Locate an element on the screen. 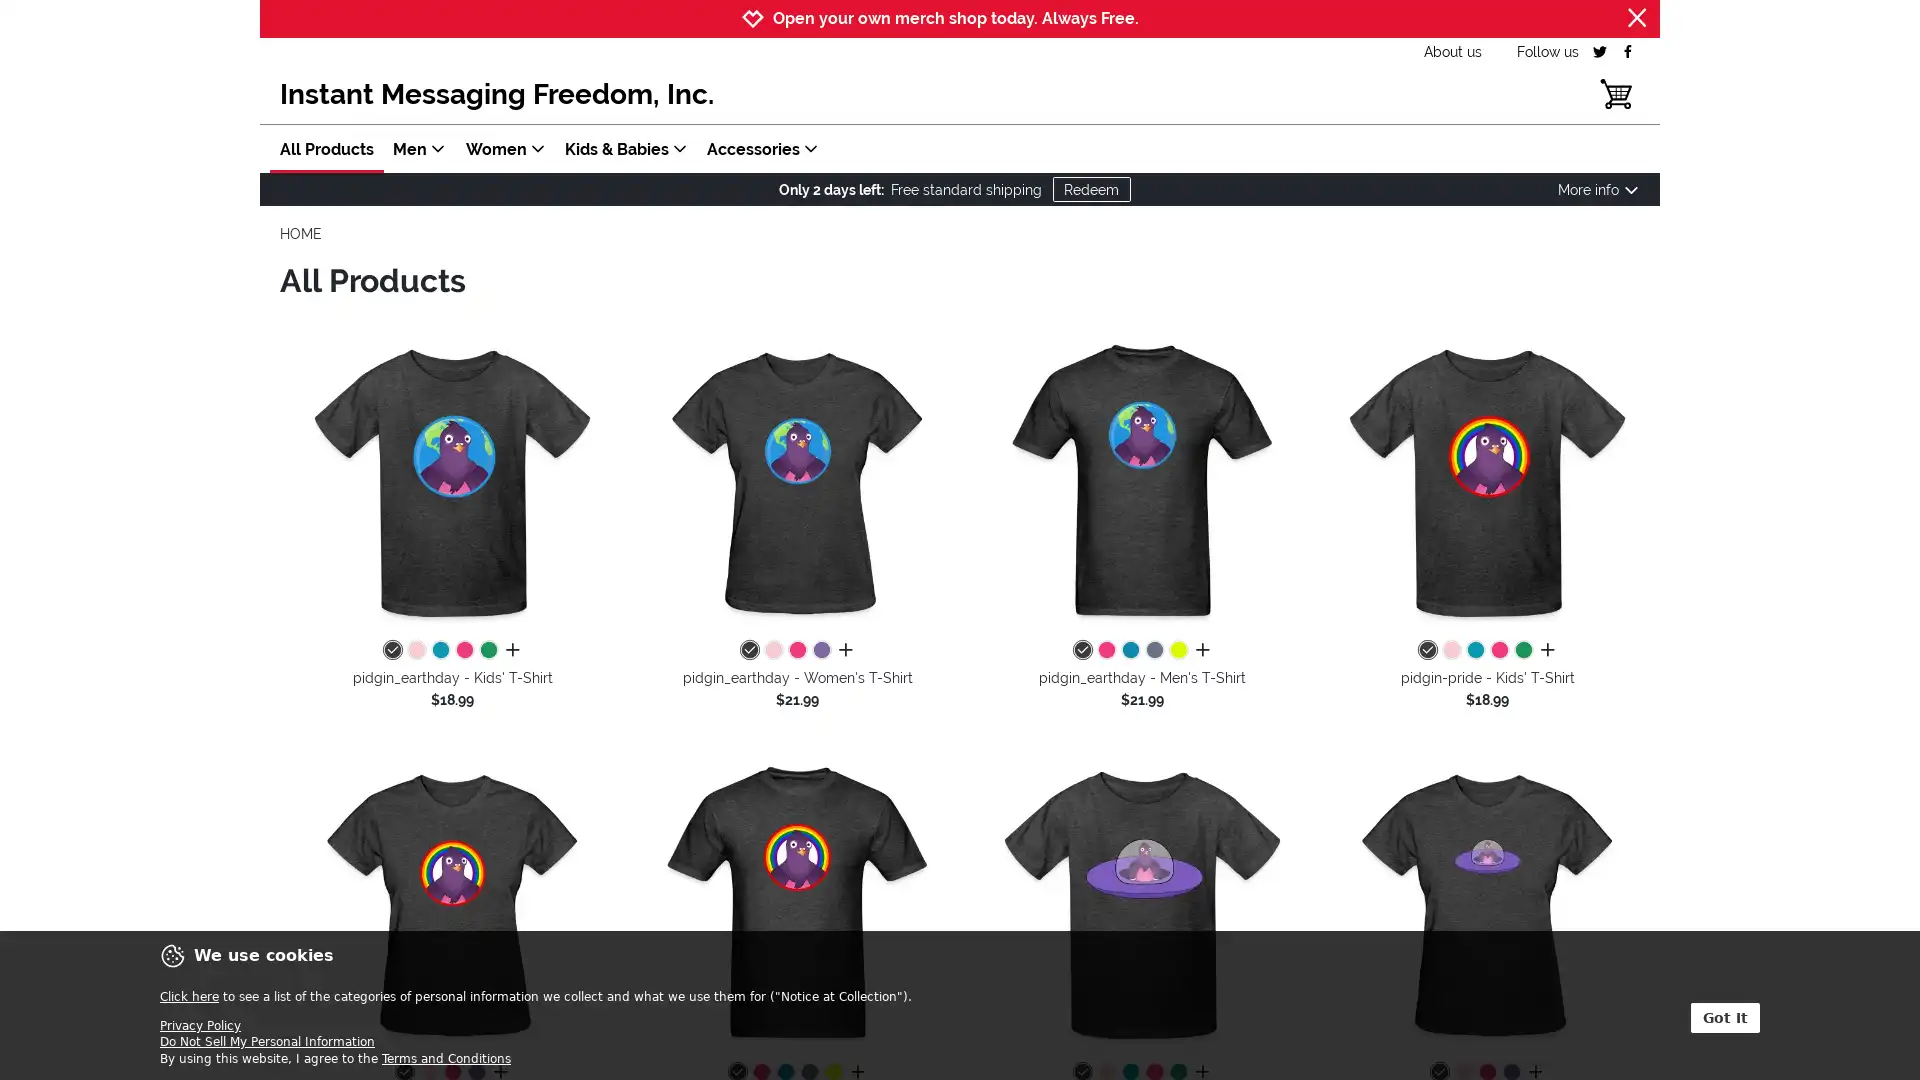  pink is located at coordinates (771, 651).